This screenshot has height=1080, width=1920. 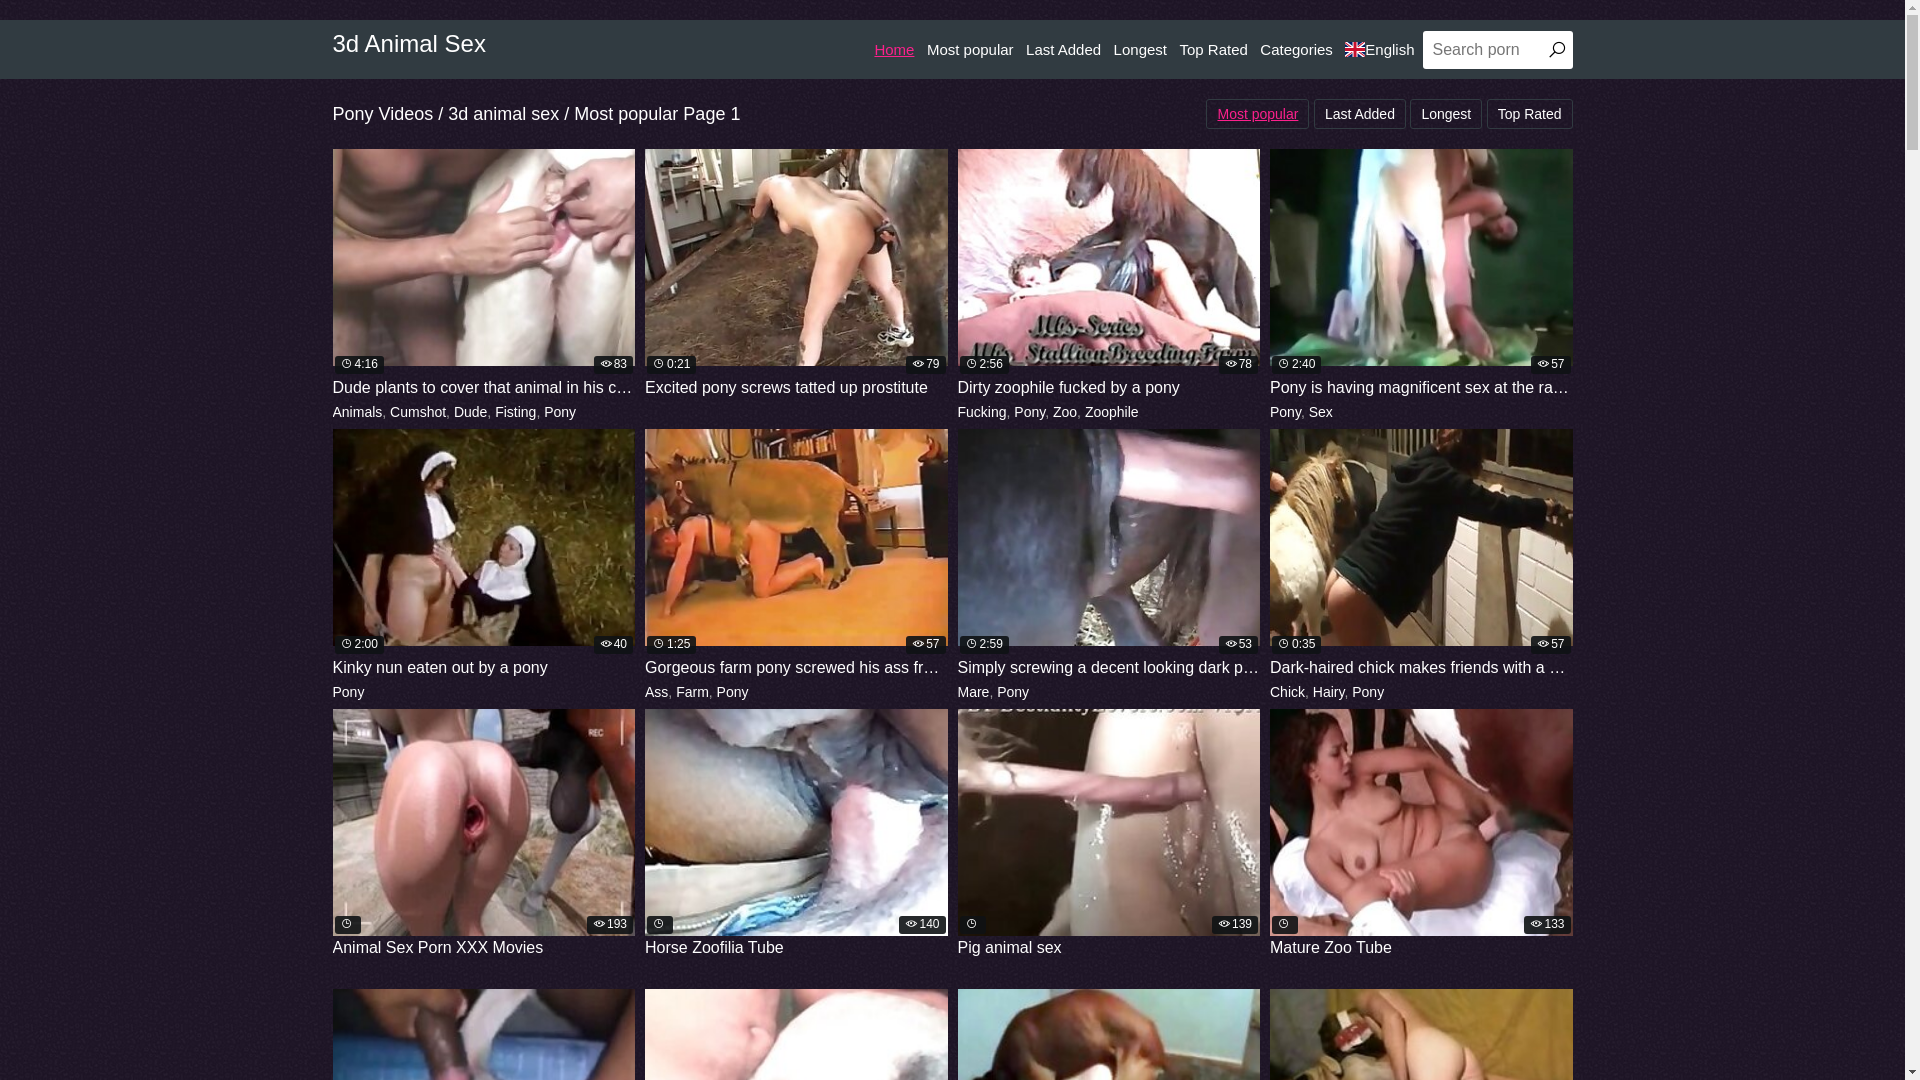 What do you see at coordinates (1420, 274) in the screenshot?
I see `'2:40` at bounding box center [1420, 274].